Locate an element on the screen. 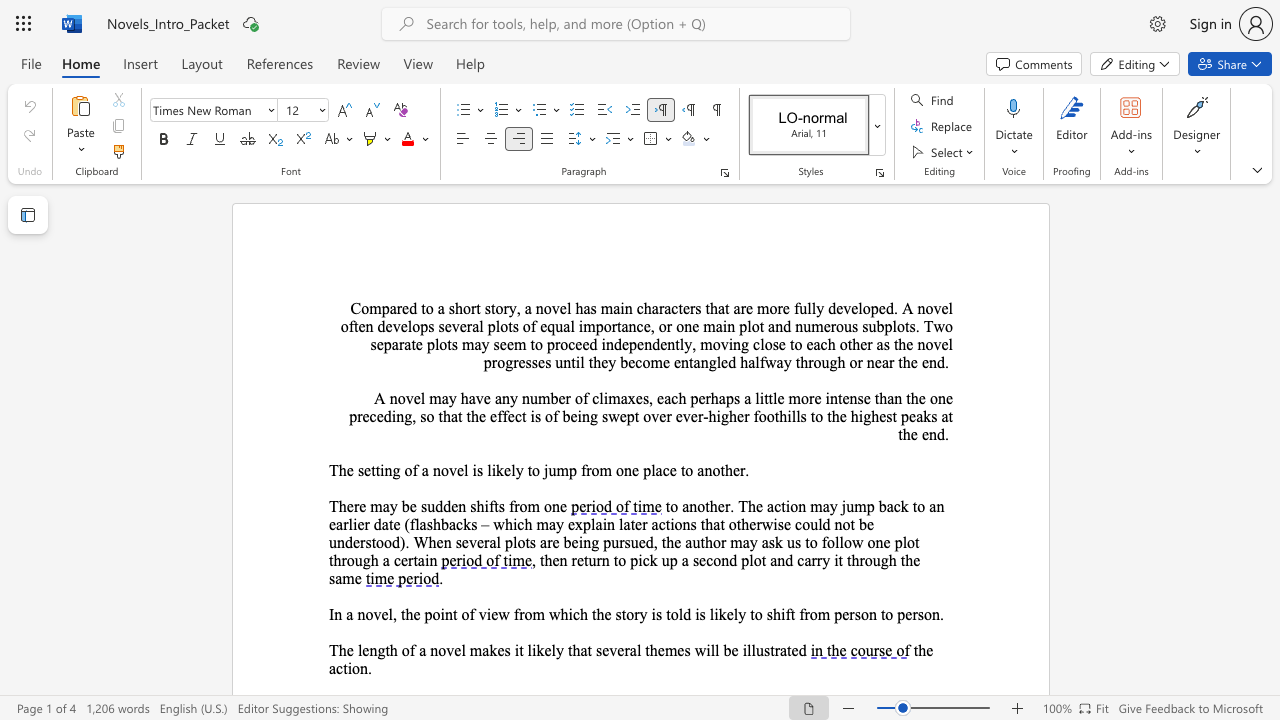 The height and width of the screenshot is (720, 1280). the subset text ", so that the effect" within the text "little more intense than the one preceding, so that the effect is of being swept over ever-higher foothills to the highest peaks at the end." is located at coordinates (411, 415).